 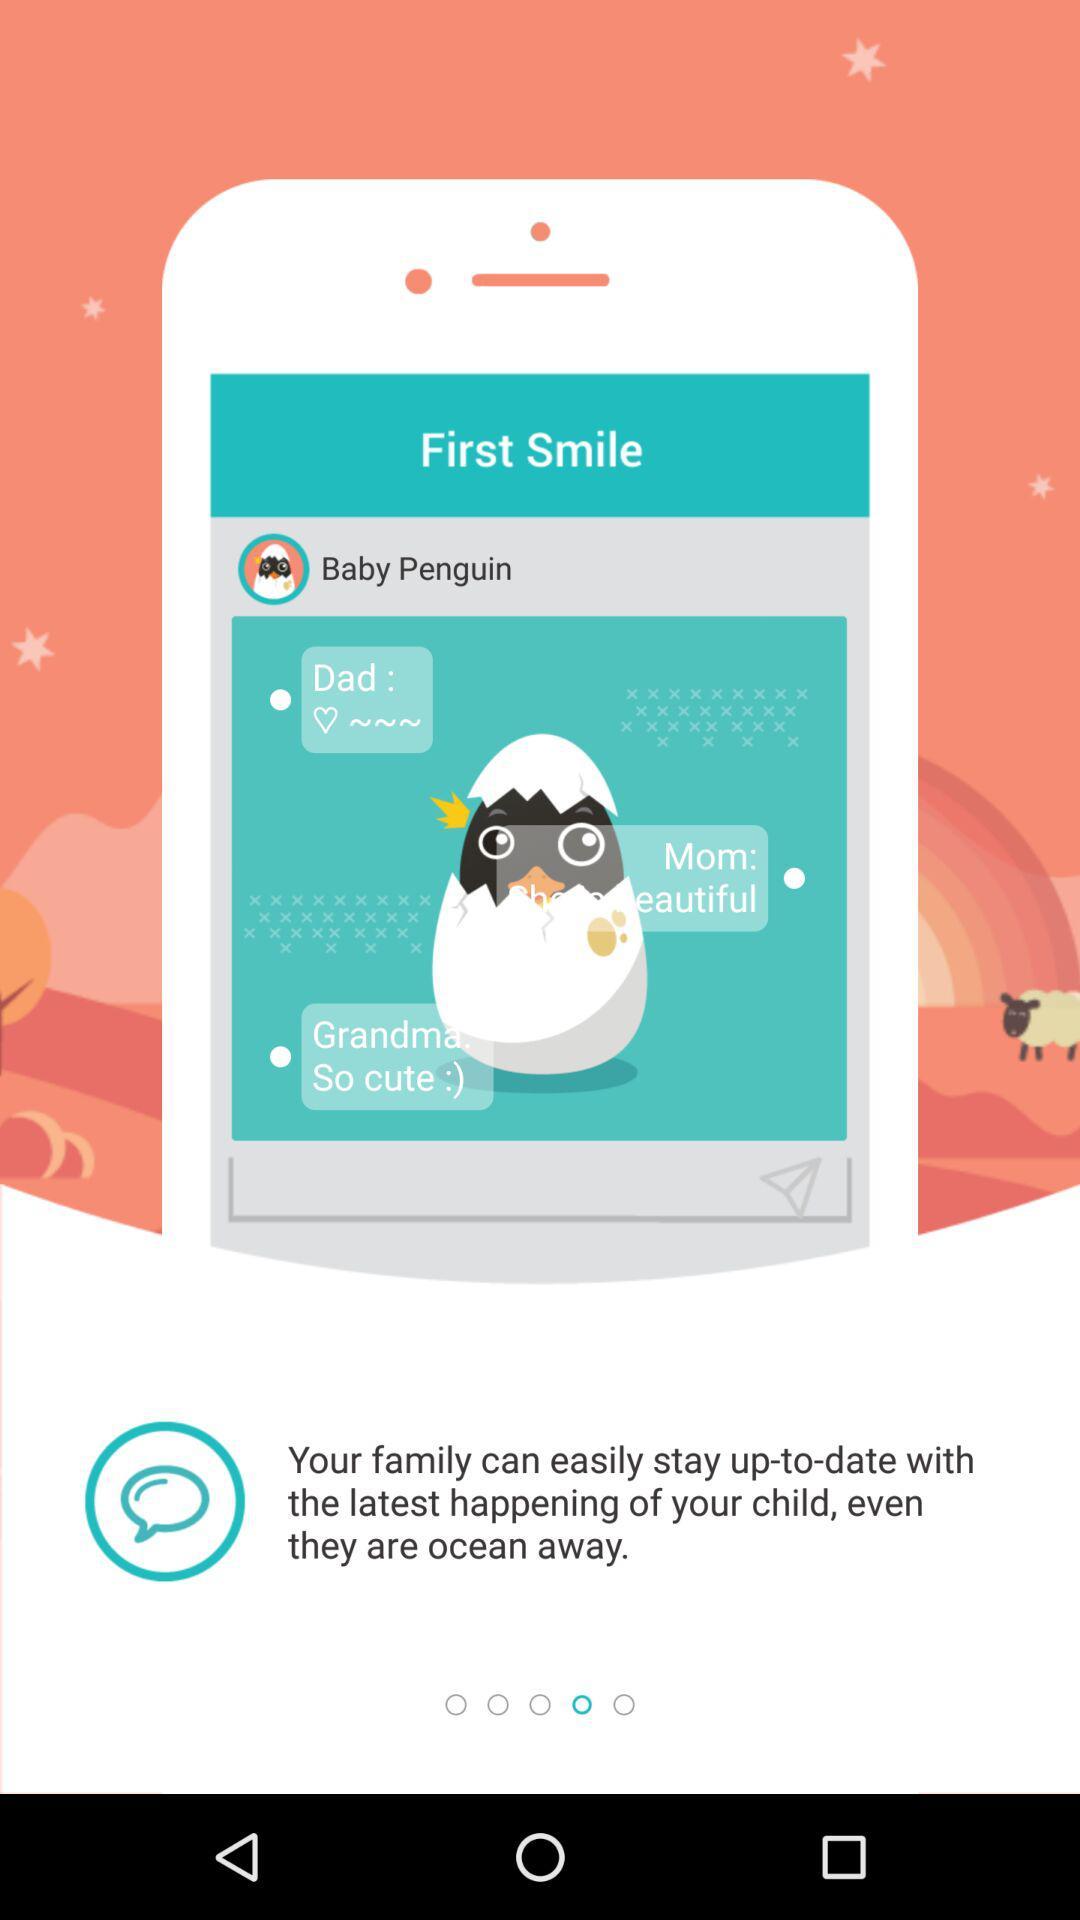 I want to click on the third dot from left at the bottom of the page, so click(x=540, y=1703).